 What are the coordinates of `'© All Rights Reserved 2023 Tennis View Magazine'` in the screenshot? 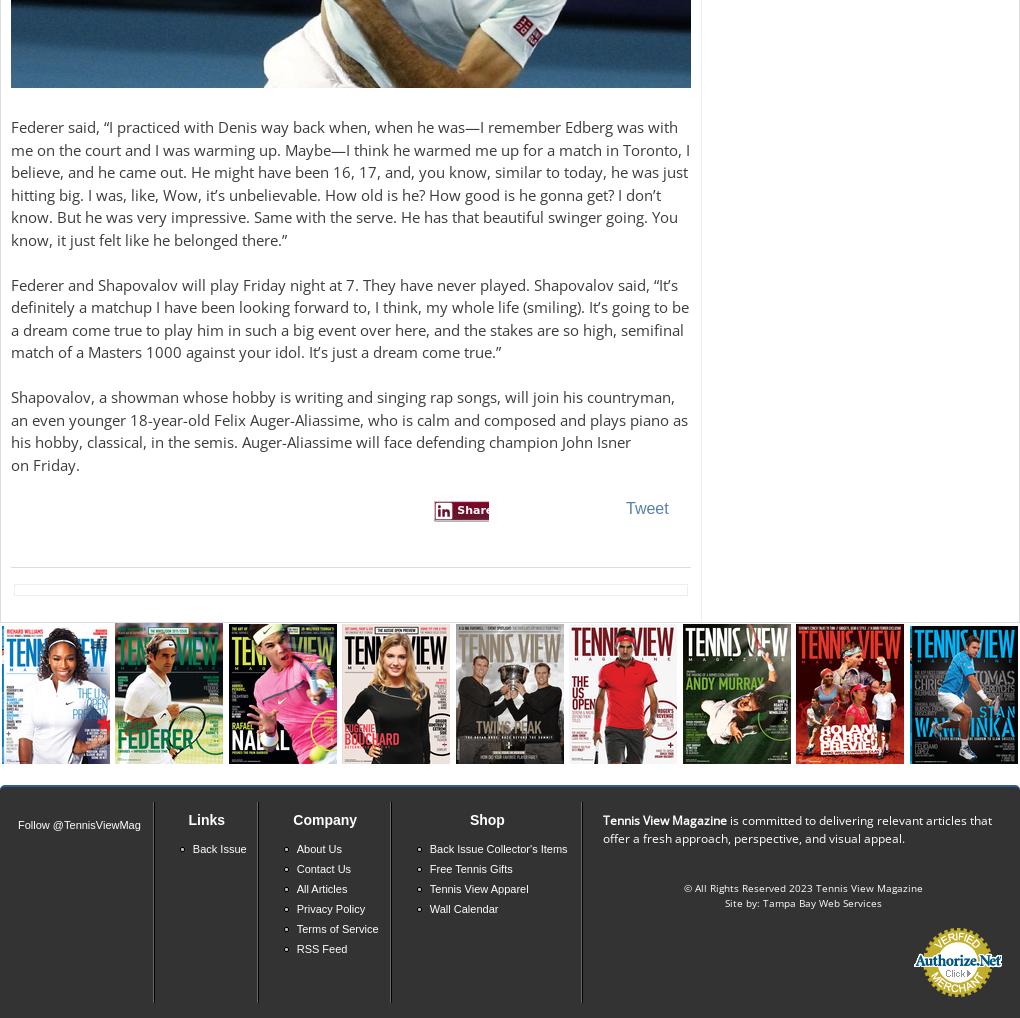 It's located at (801, 886).